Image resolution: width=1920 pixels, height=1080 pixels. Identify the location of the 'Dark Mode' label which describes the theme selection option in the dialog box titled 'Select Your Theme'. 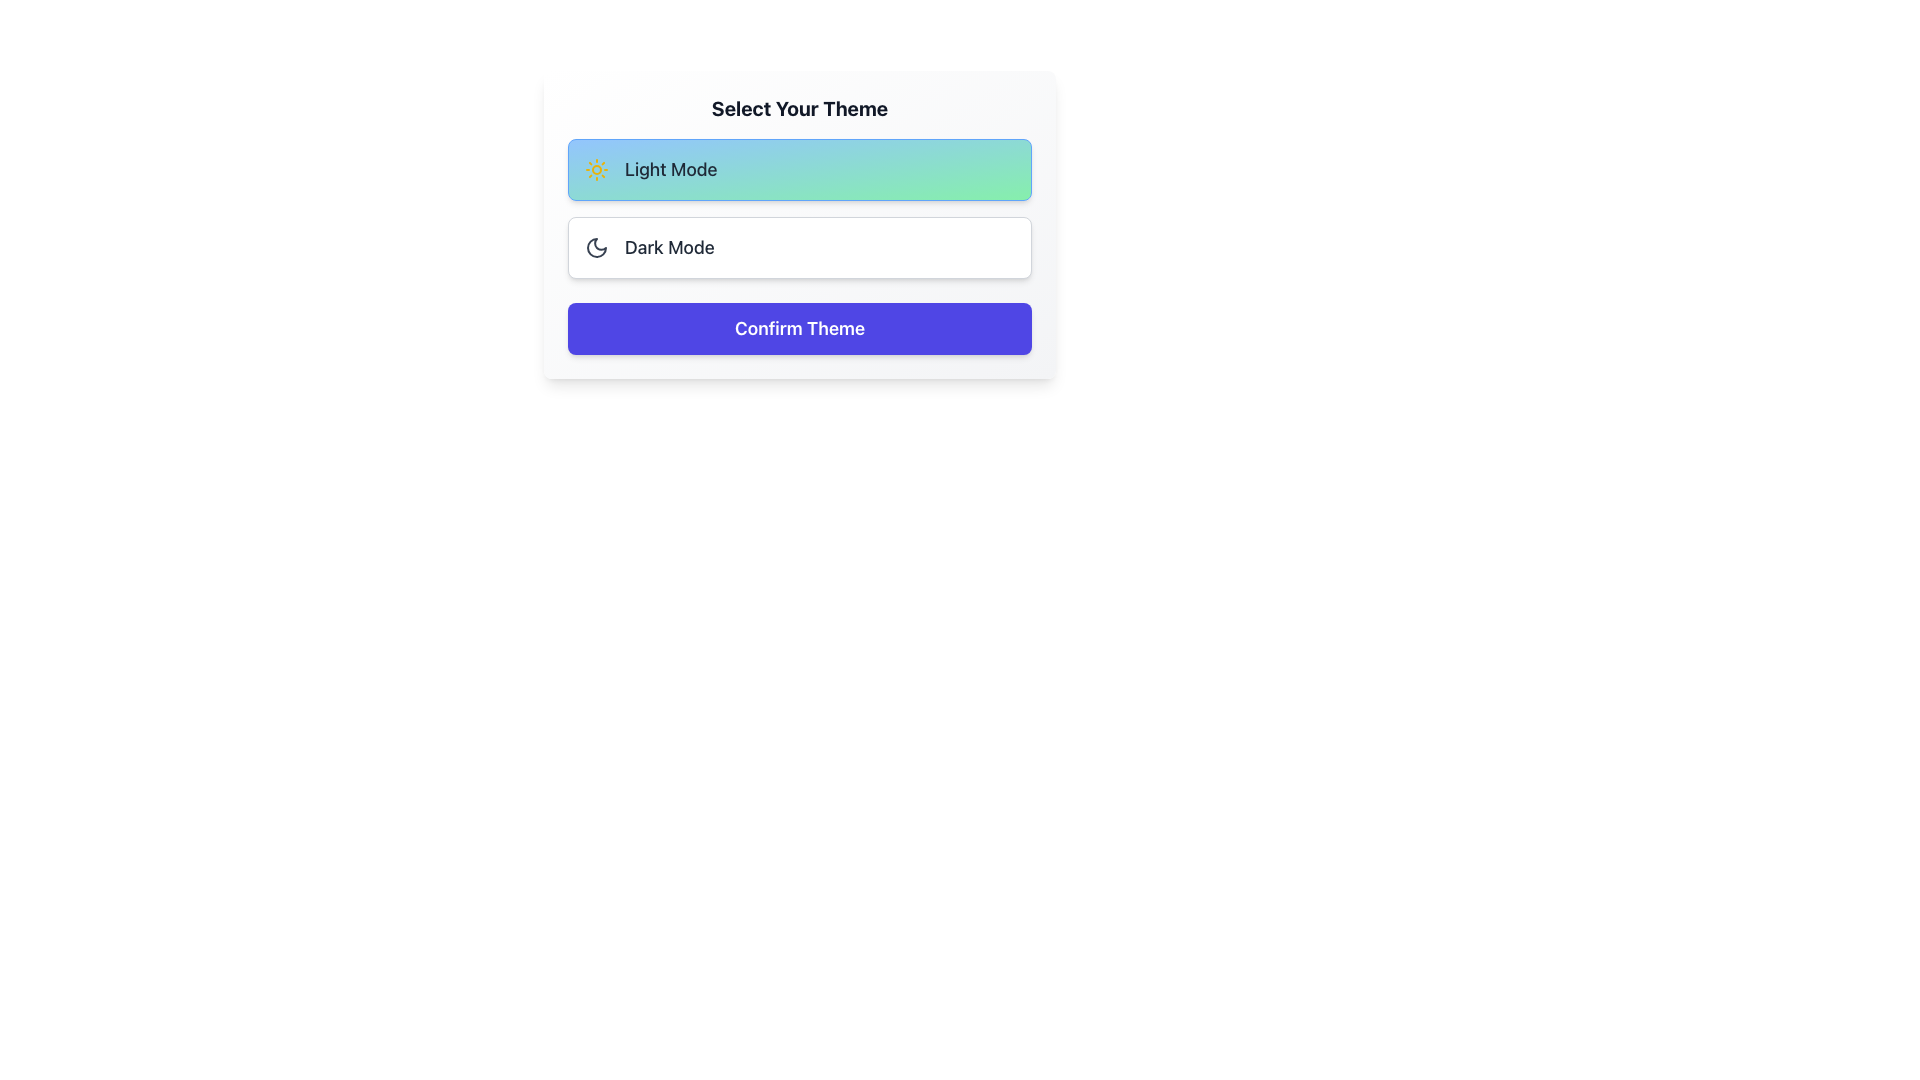
(669, 246).